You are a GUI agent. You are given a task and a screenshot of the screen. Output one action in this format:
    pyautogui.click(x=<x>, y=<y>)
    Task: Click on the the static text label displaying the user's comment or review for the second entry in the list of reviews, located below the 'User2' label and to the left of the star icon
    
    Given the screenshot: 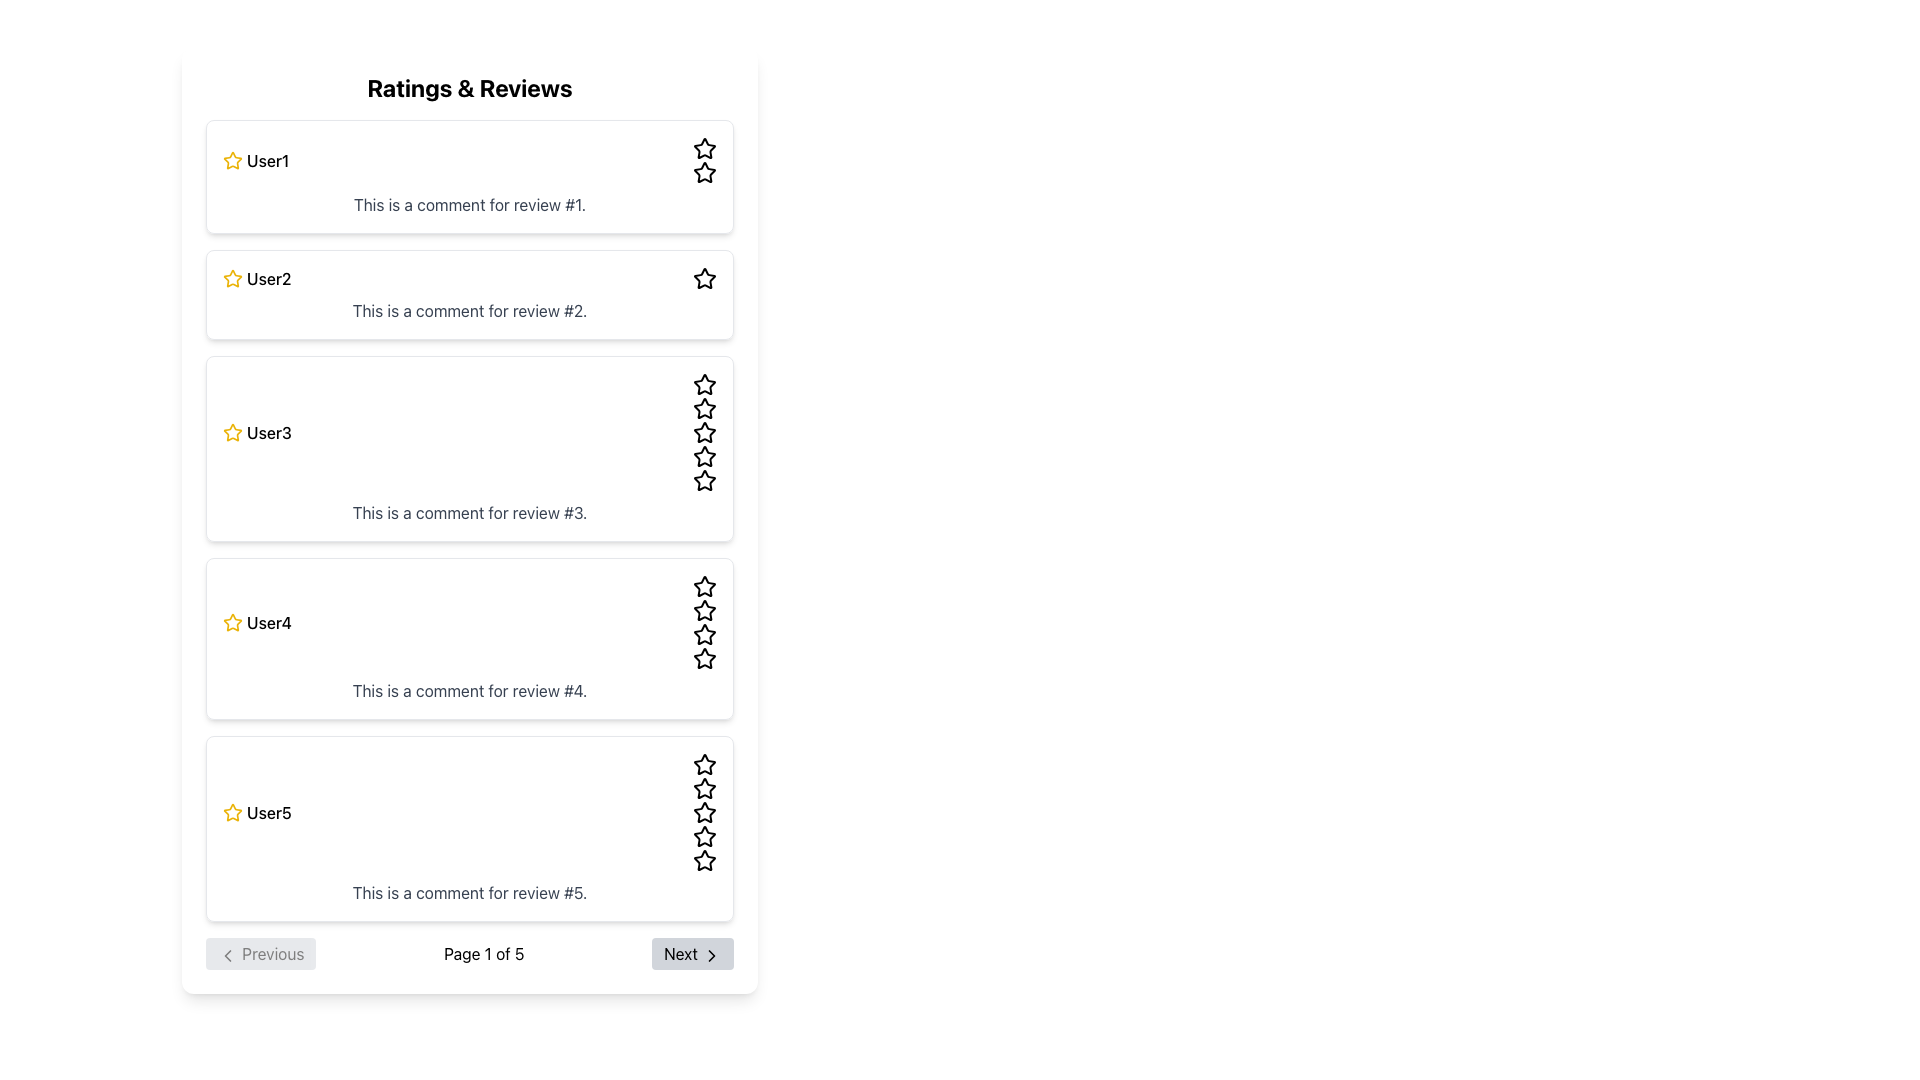 What is the action you would take?
    pyautogui.click(x=469, y=311)
    